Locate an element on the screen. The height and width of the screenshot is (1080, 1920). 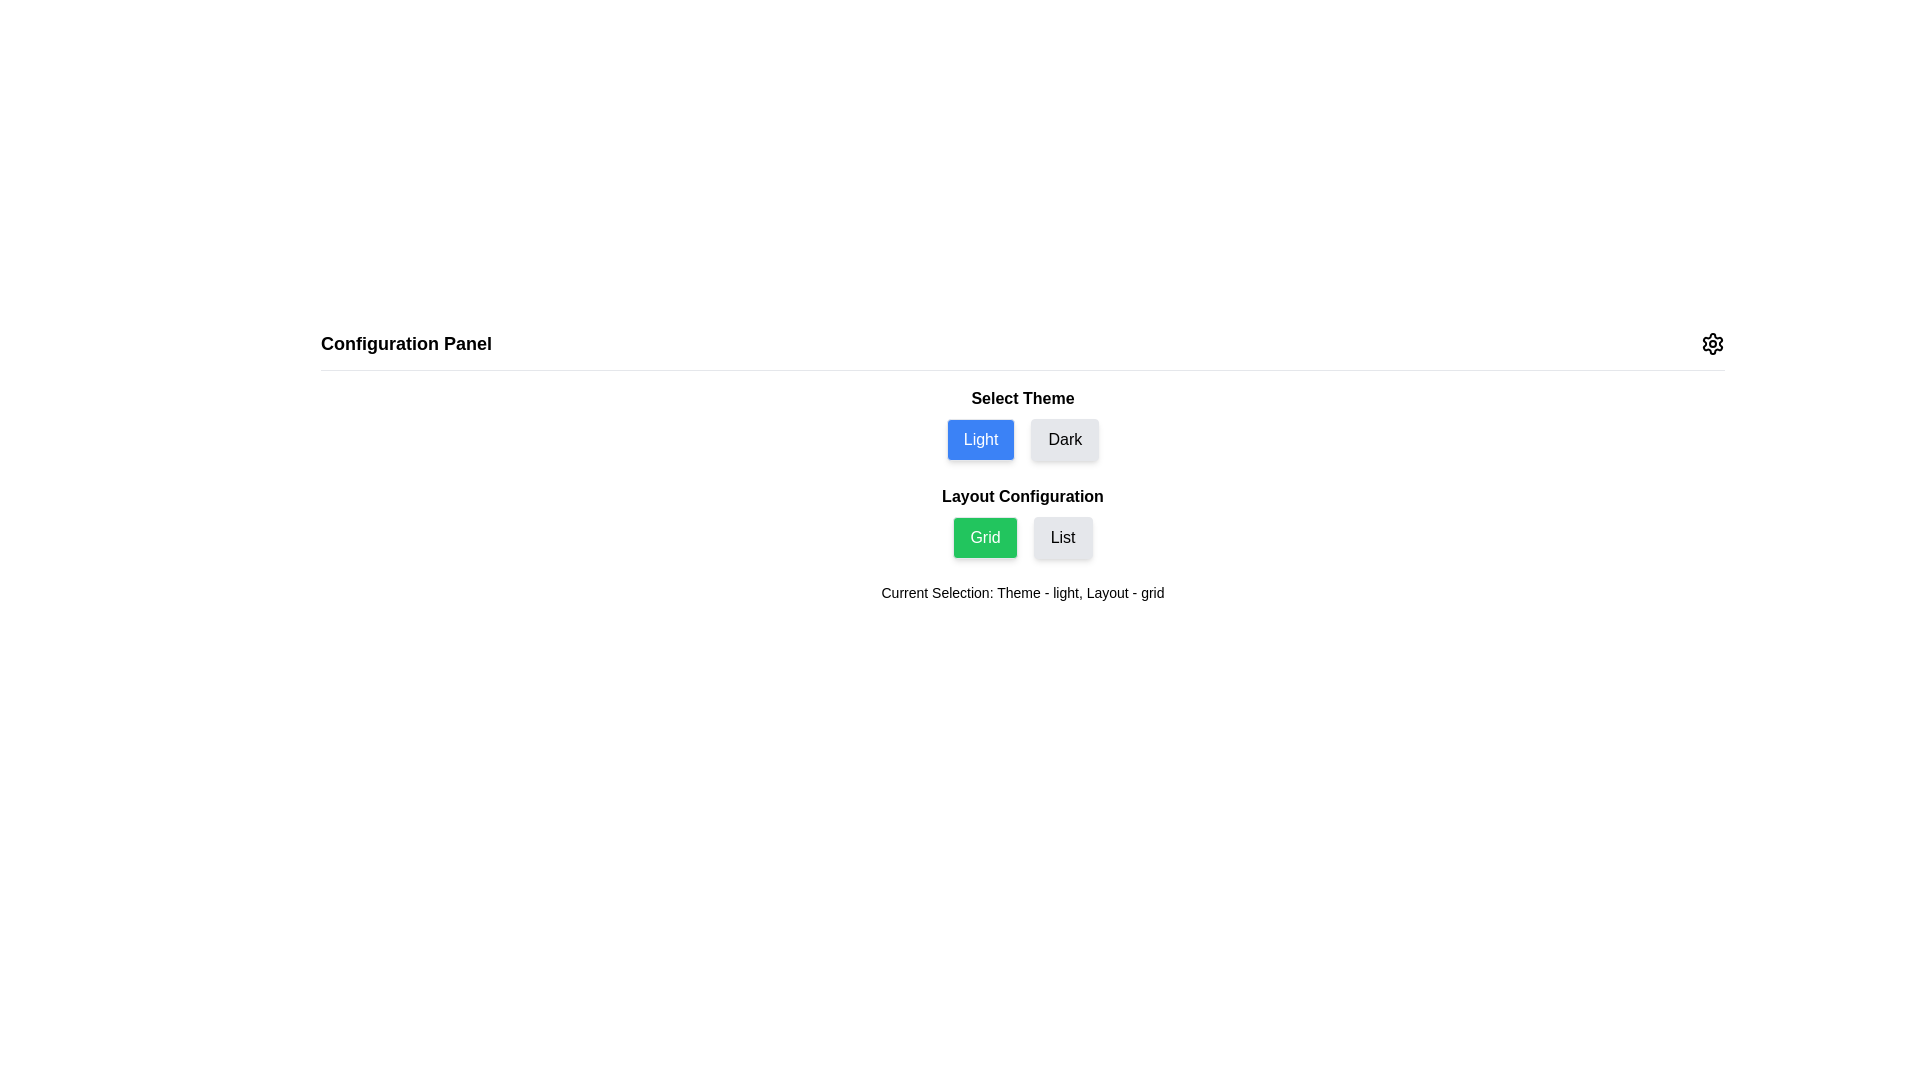
the rectangular green button labeled 'Grid' in the 'Layout Configuration' section is located at coordinates (985, 536).